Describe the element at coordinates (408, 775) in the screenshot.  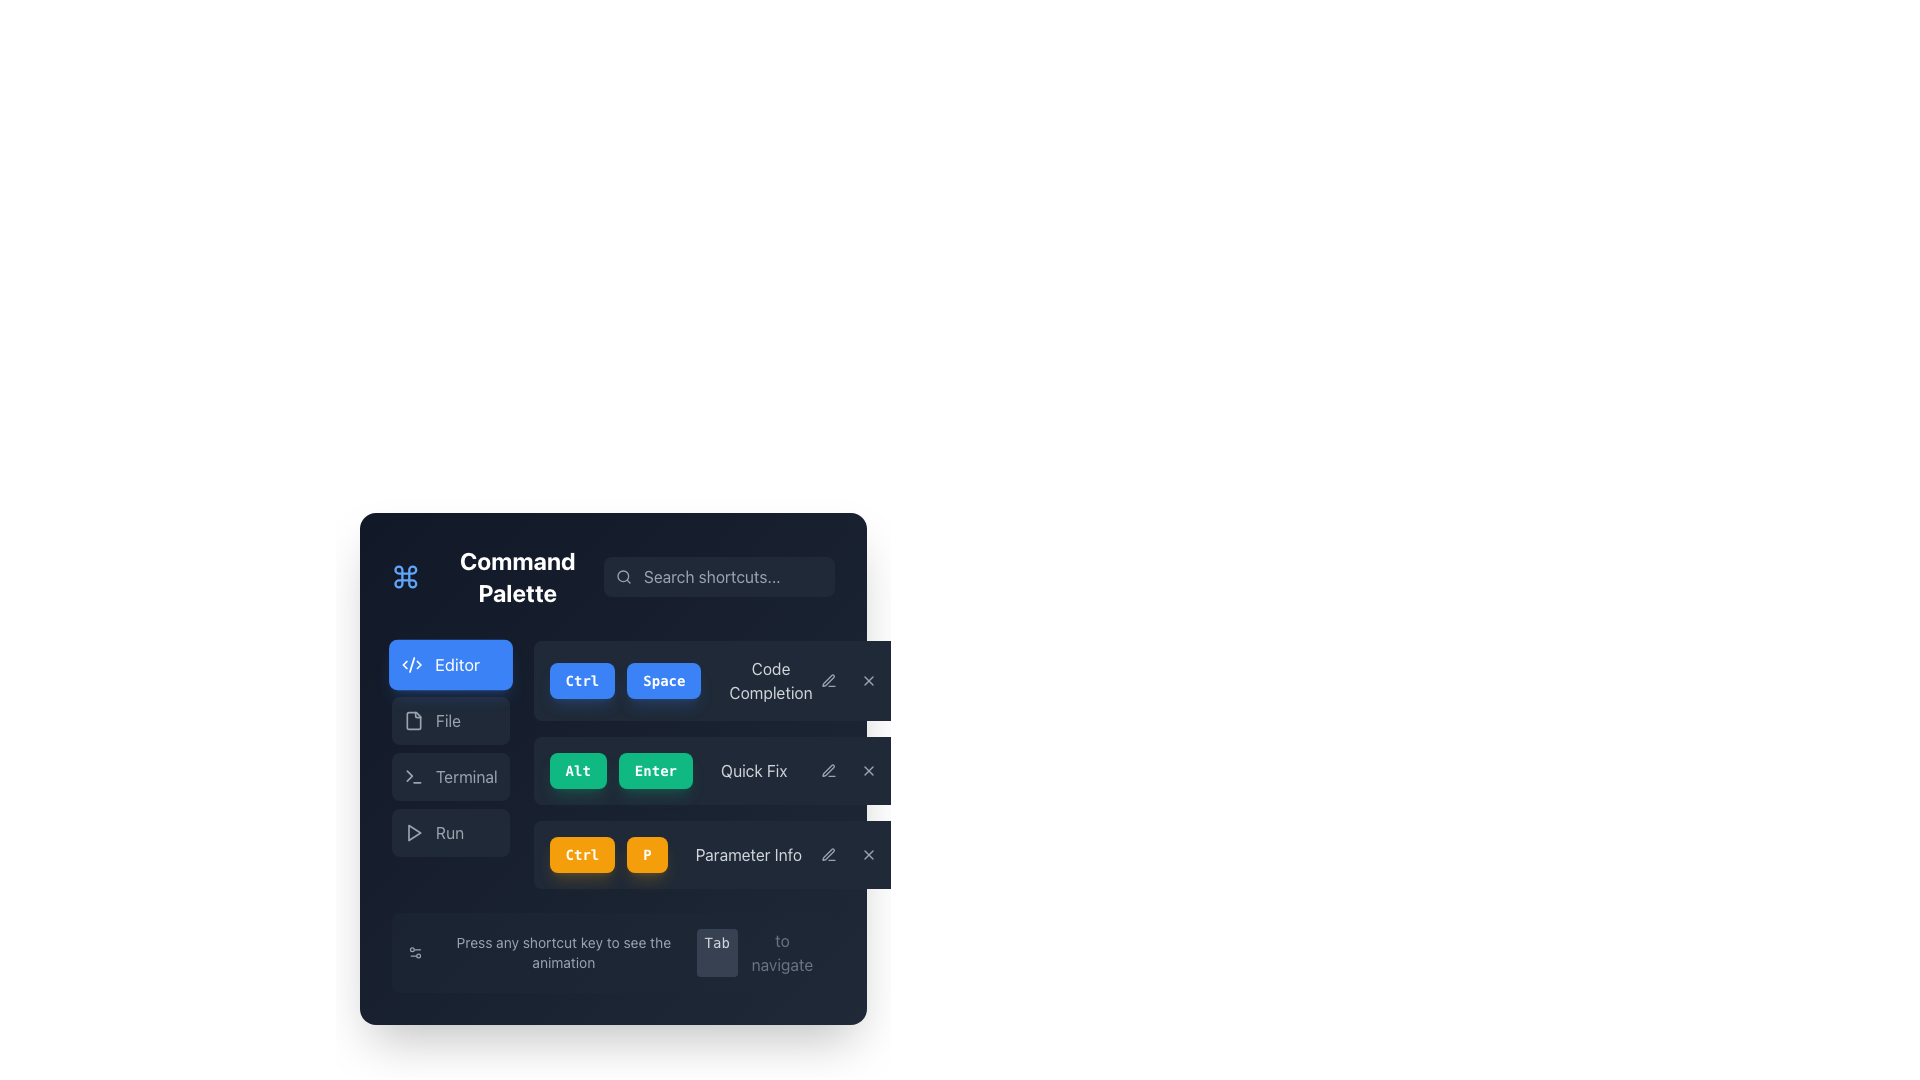
I see `the small triangular shape located within the terminal icon on the command palette interface, adjacent to the 'Terminal' label` at that location.